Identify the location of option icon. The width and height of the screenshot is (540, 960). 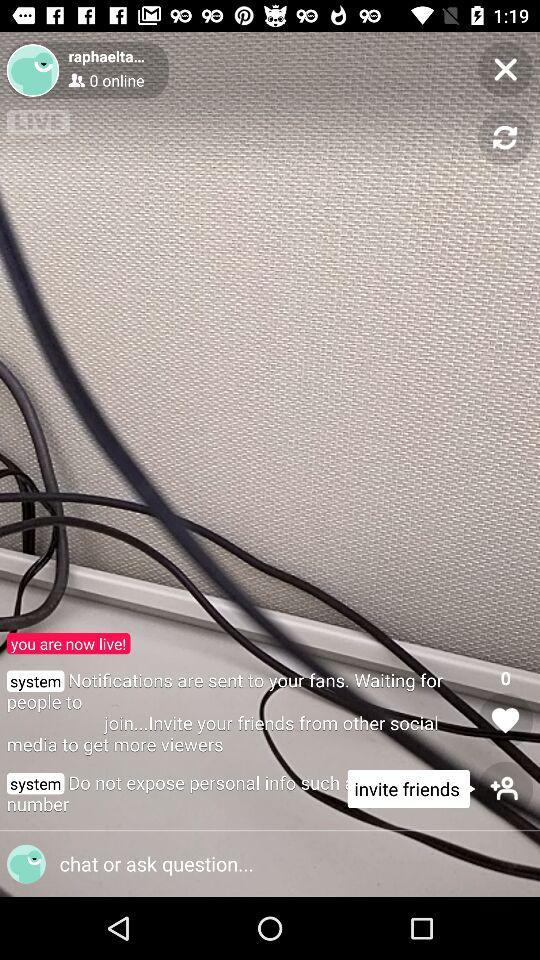
(262, 863).